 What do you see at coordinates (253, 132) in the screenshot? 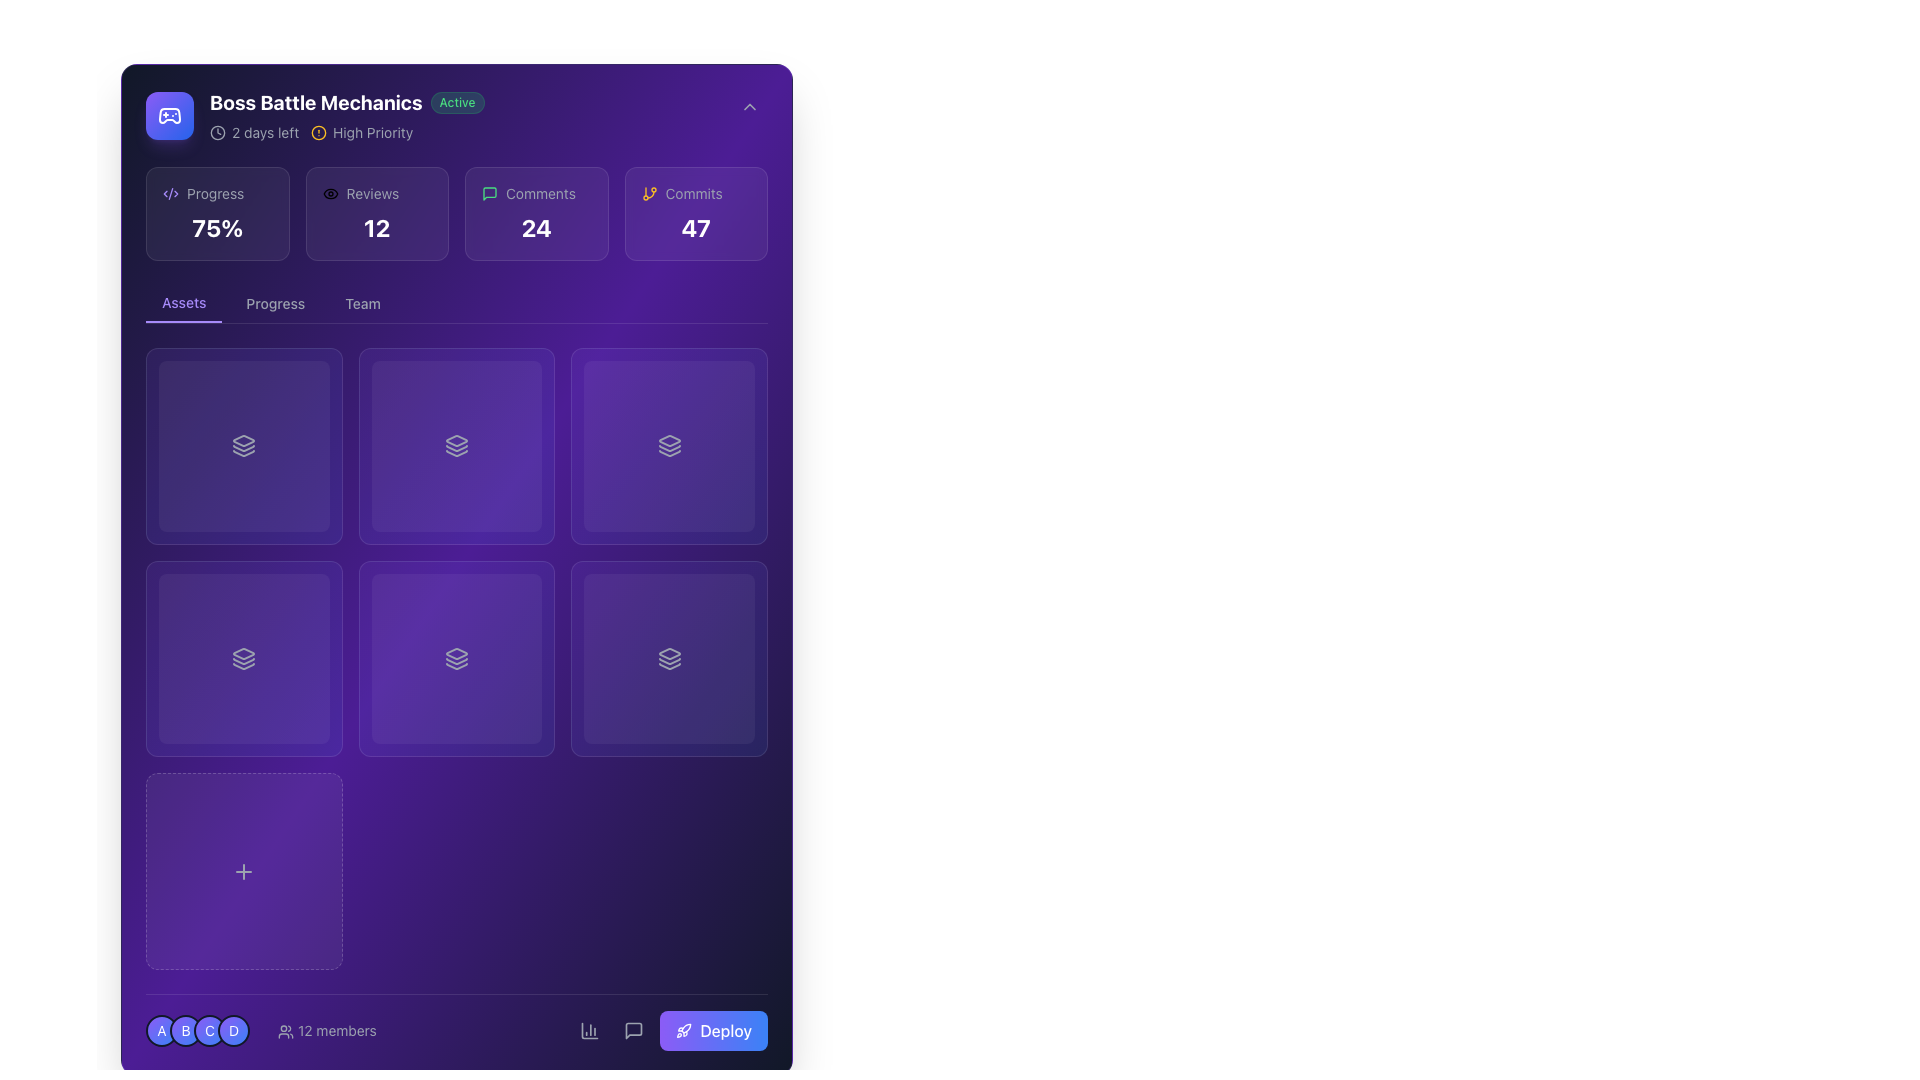
I see `the notification text element displaying '2 days left' with a clock icon, located in the header area to the left of the 'High Priority' label` at bounding box center [253, 132].